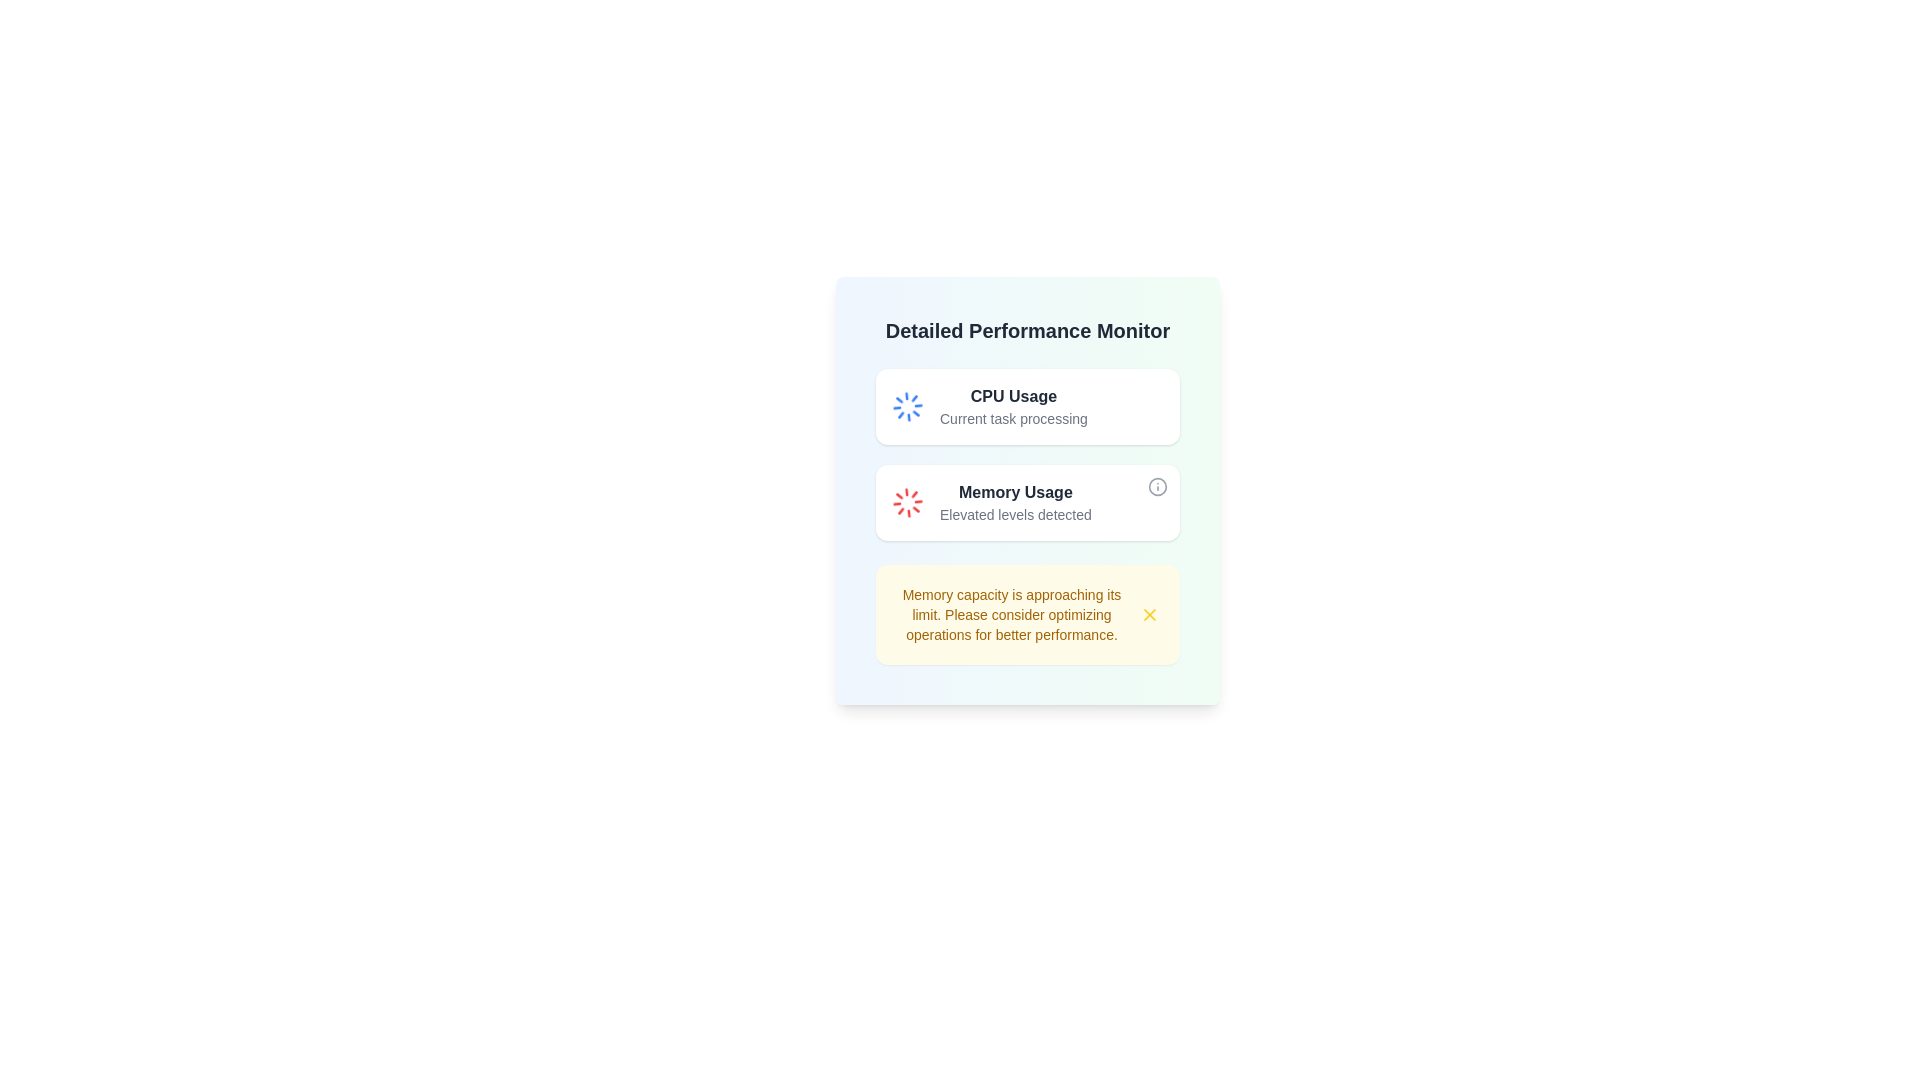  Describe the element at coordinates (1015, 493) in the screenshot. I see `the bold text label reading 'Memory Usage', which is styled in a dark color and positioned above an alert box within a performance monitor module` at that location.